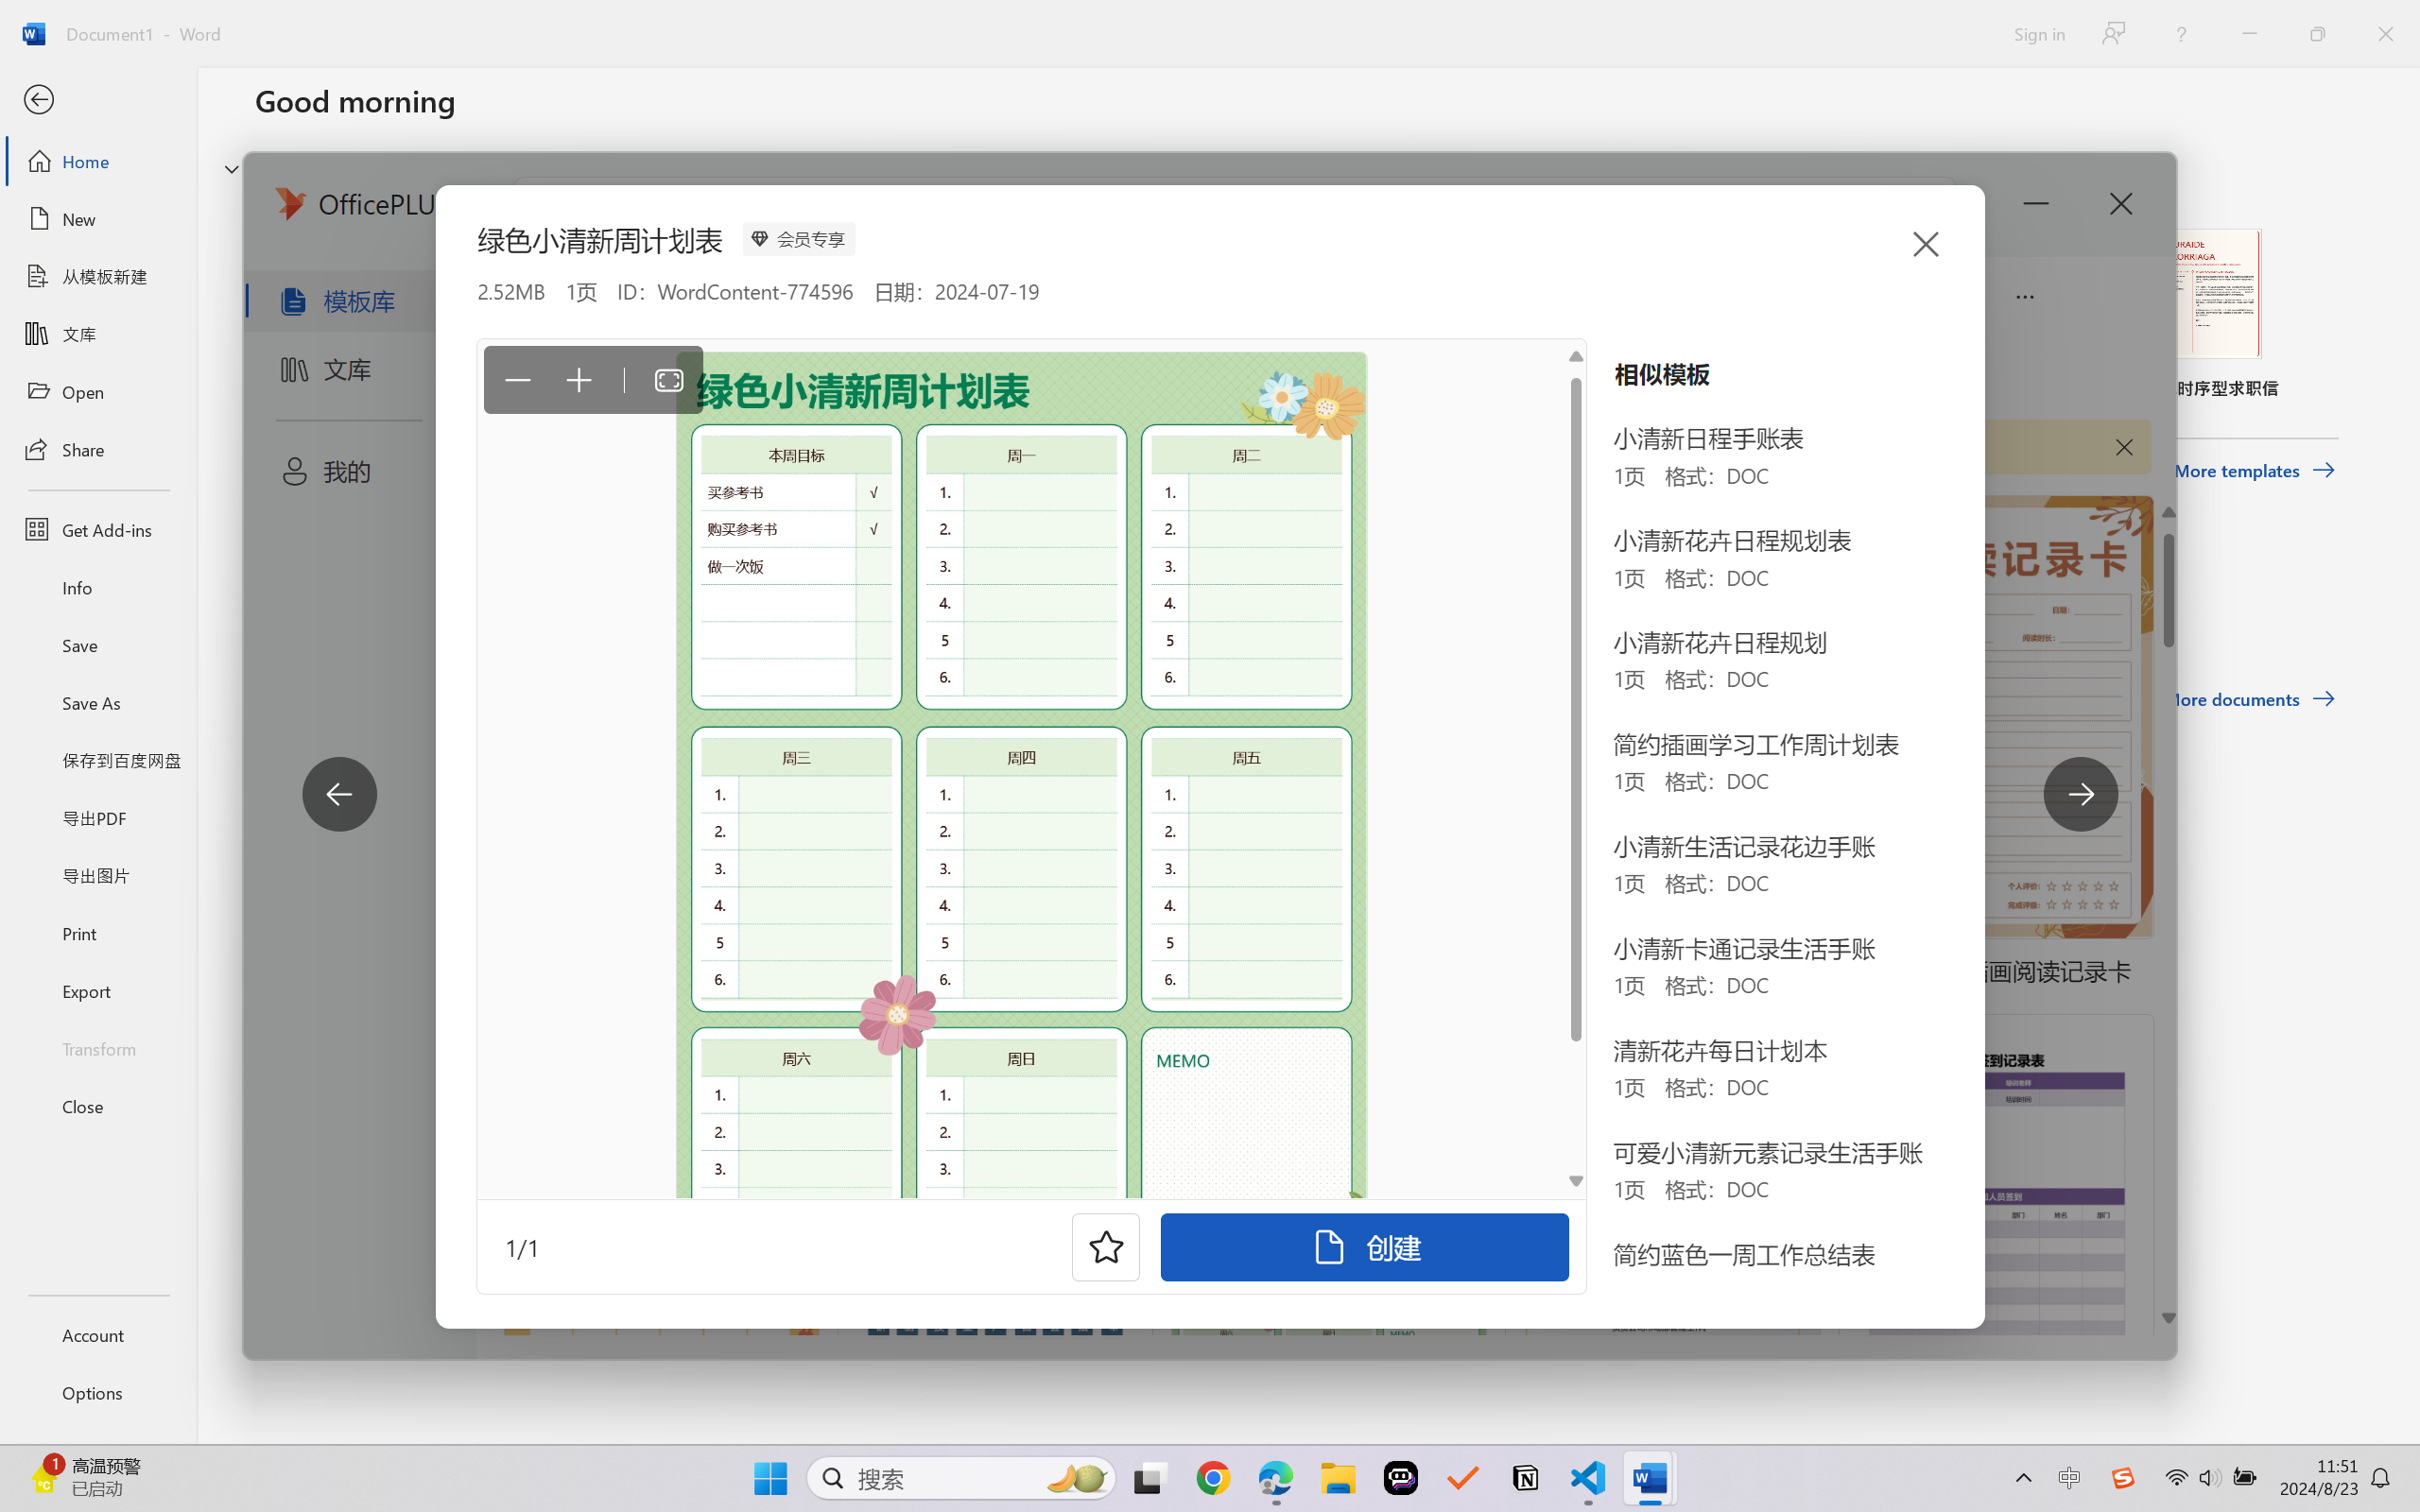  I want to click on 'Get Add-ins', so click(97, 528).